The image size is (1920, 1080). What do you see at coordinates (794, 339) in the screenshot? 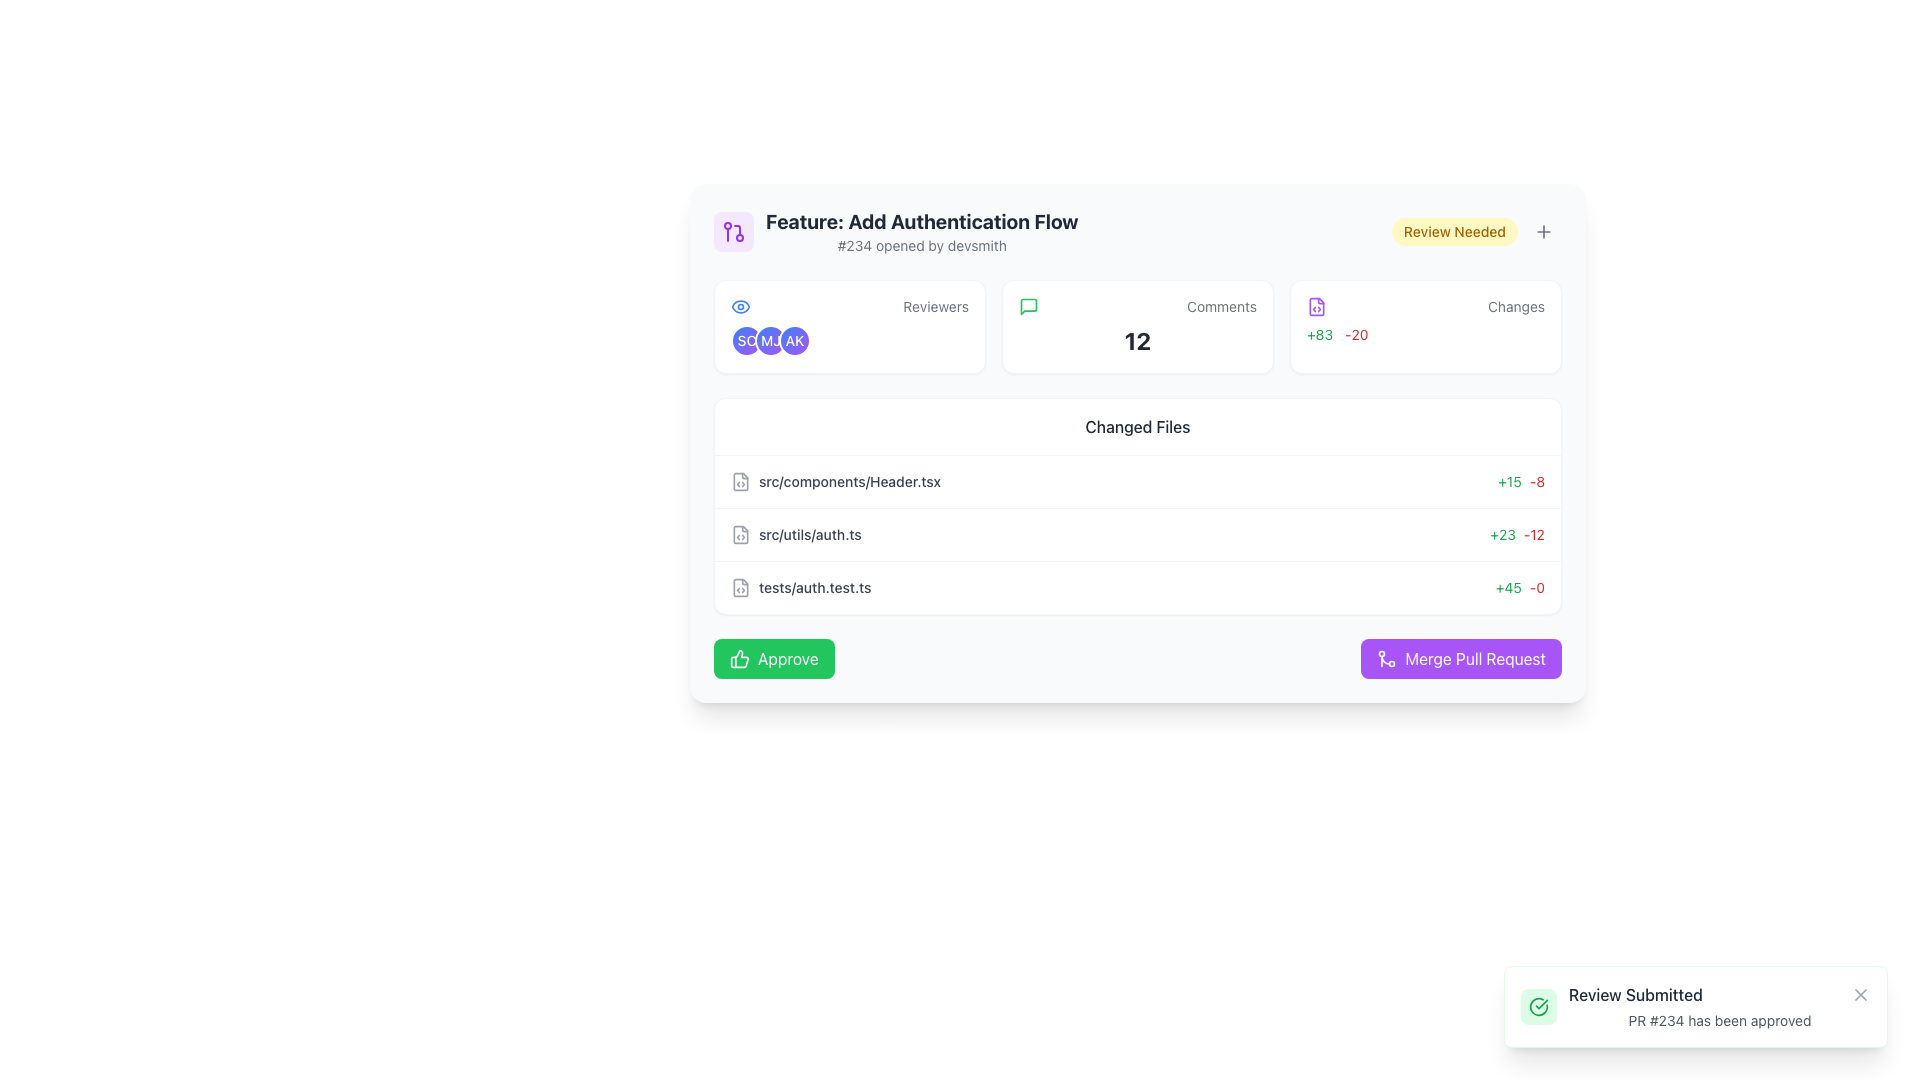
I see `the third circular badge labeled 'AK' with a gradient background in the 'Reviewers' section` at bounding box center [794, 339].